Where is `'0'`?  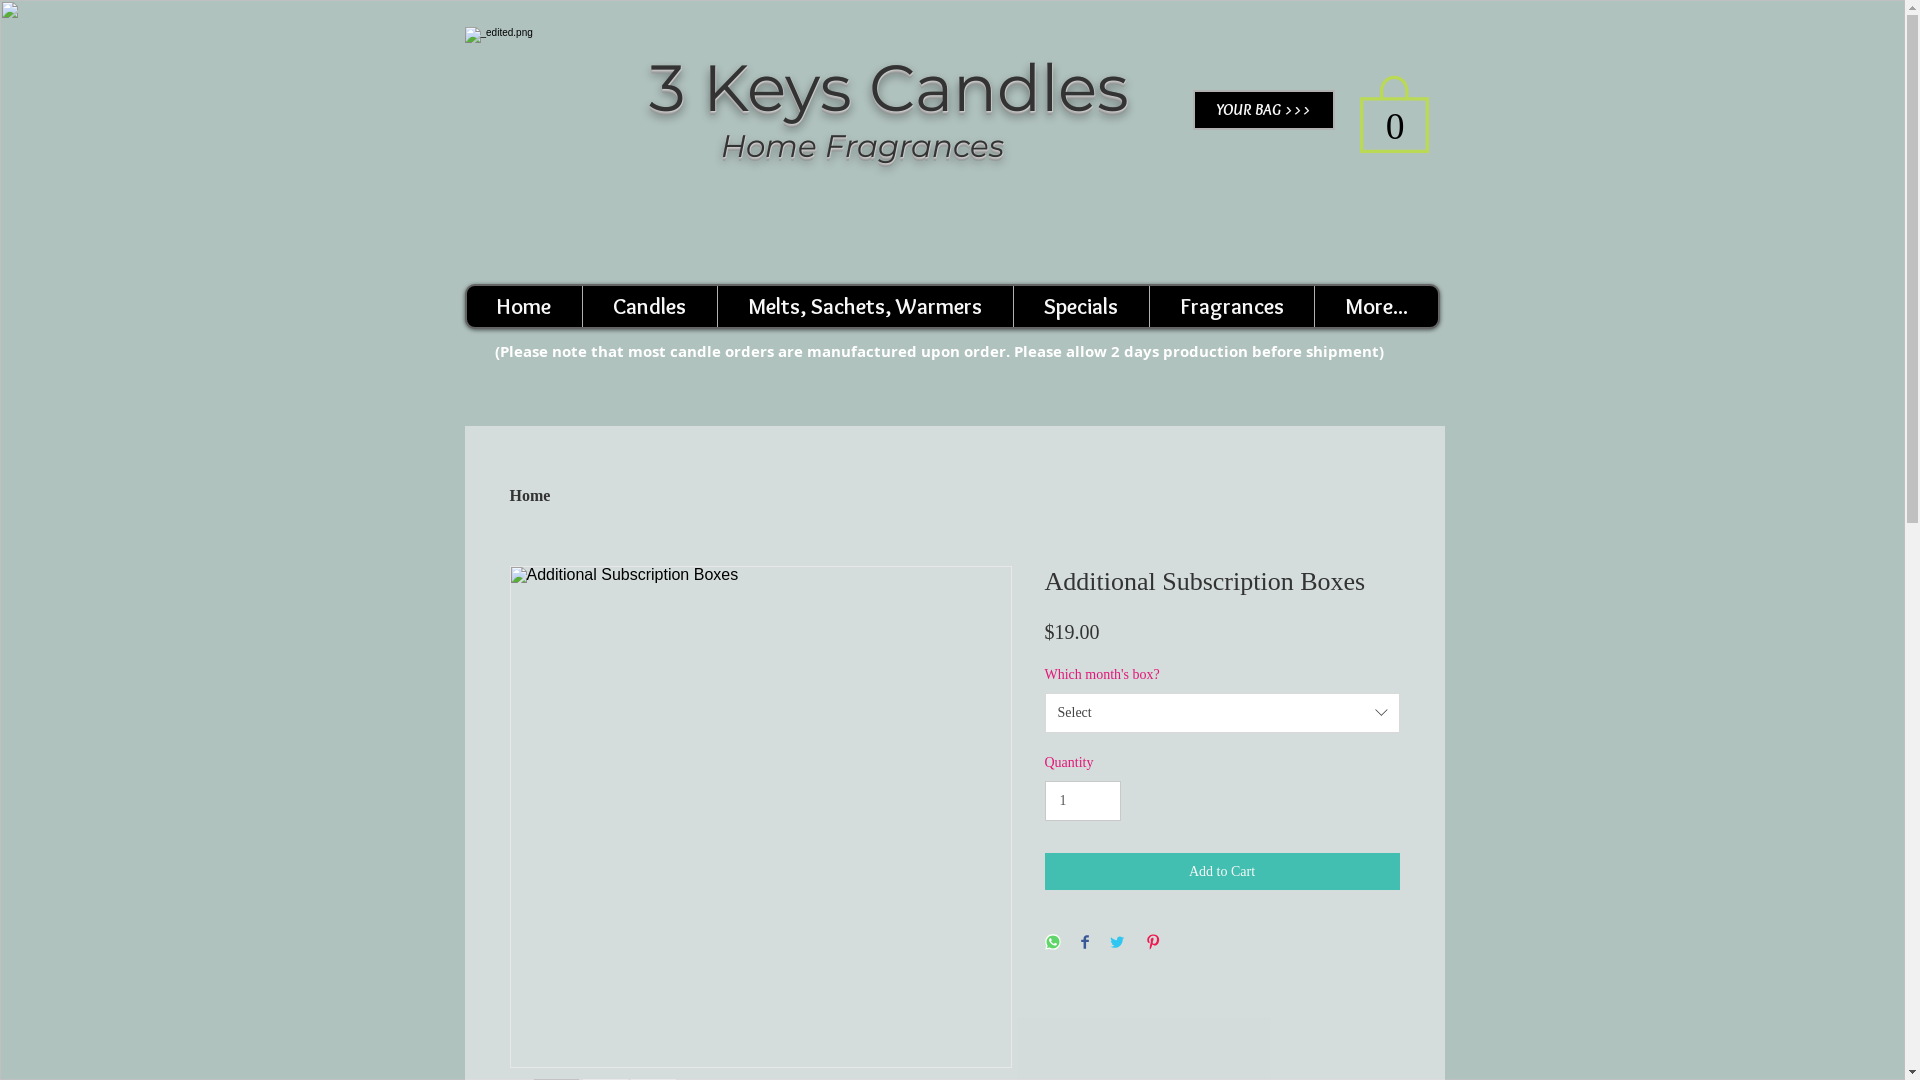 '0' is located at coordinates (1359, 111).